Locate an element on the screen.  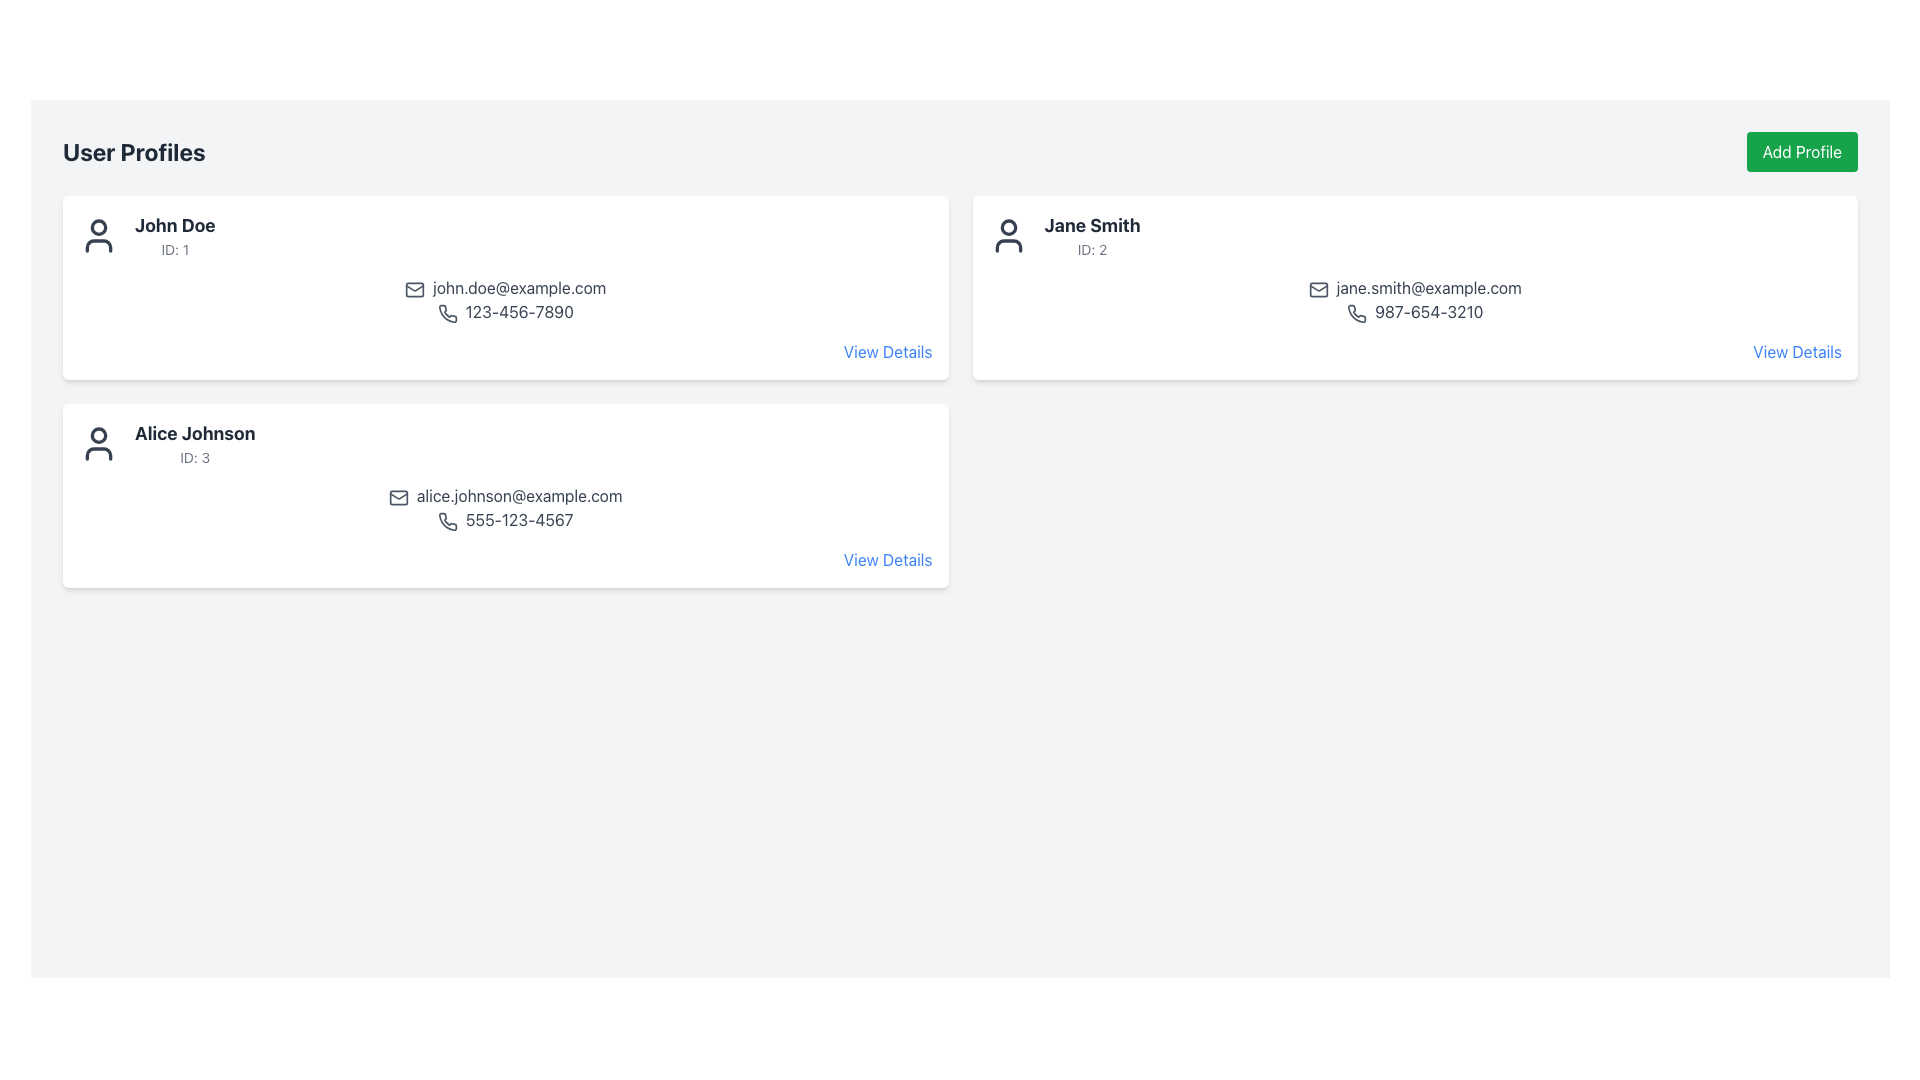
the Text Display element showing the bold name 'Alice Johnson' with ID '3' located in the second card from the top in the left column of the user profile list is located at coordinates (195, 442).